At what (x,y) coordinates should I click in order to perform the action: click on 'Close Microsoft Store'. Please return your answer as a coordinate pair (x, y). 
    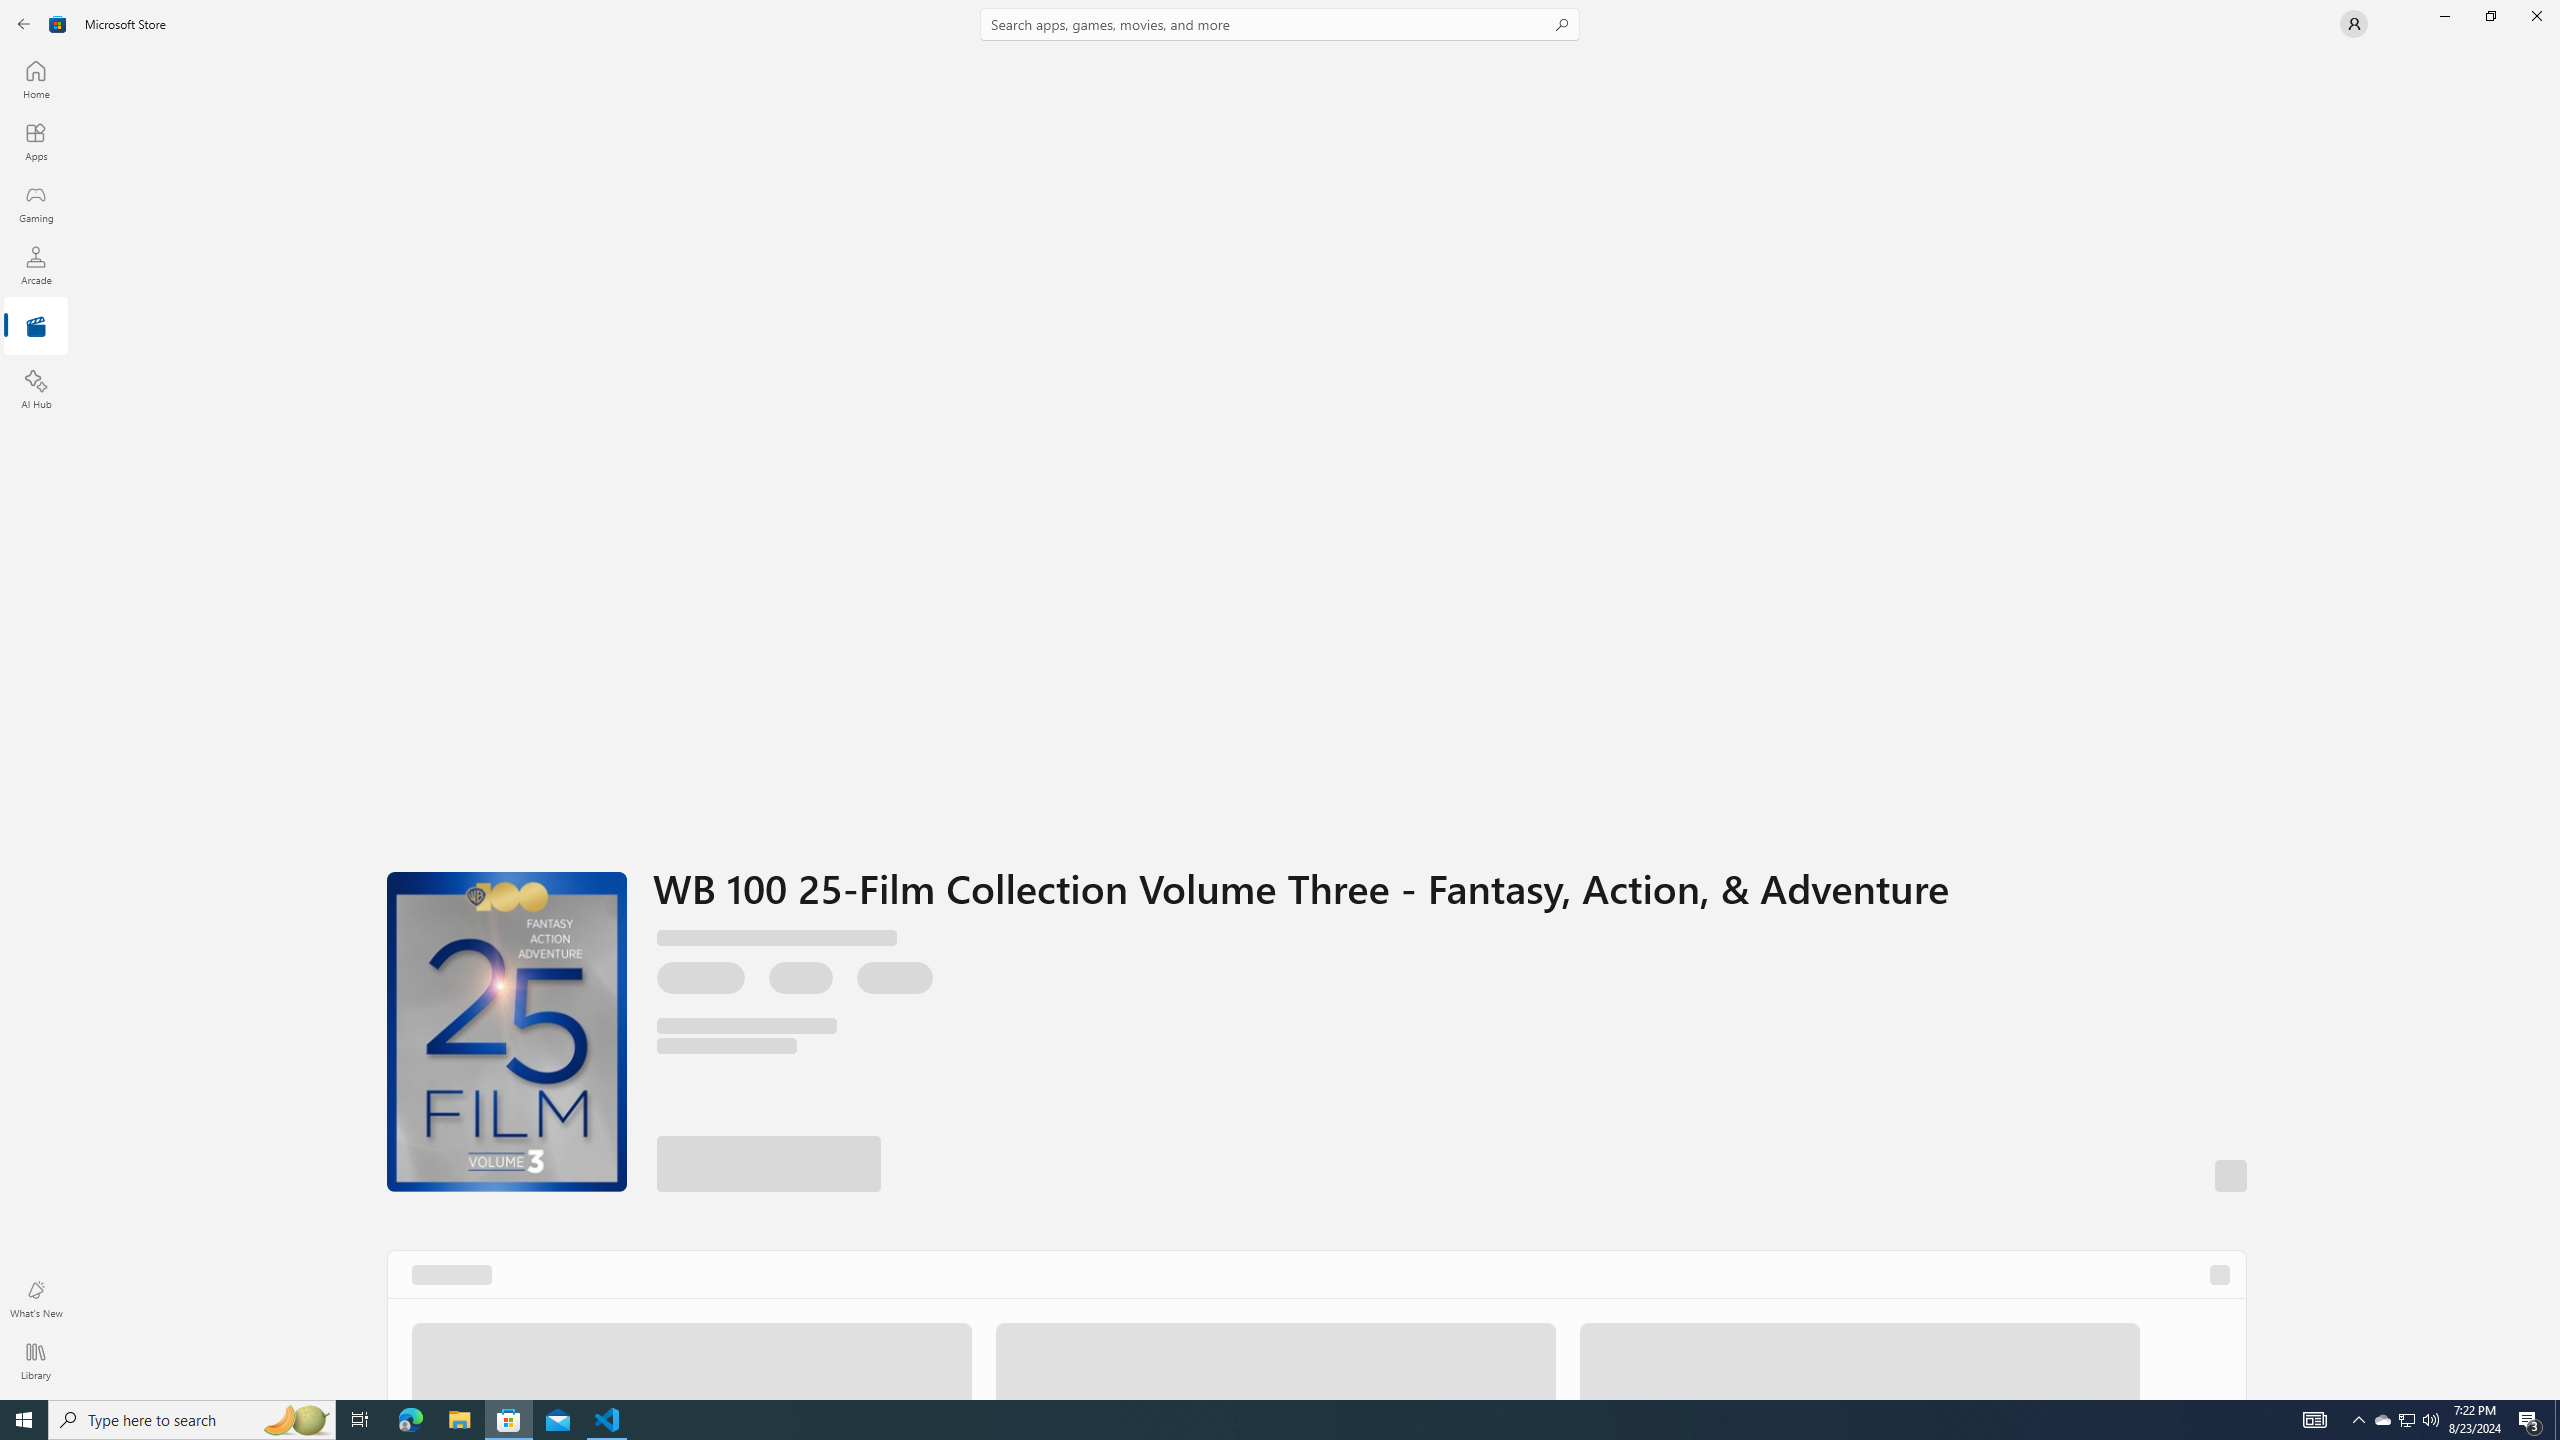
    Looking at the image, I should click on (2535, 15).